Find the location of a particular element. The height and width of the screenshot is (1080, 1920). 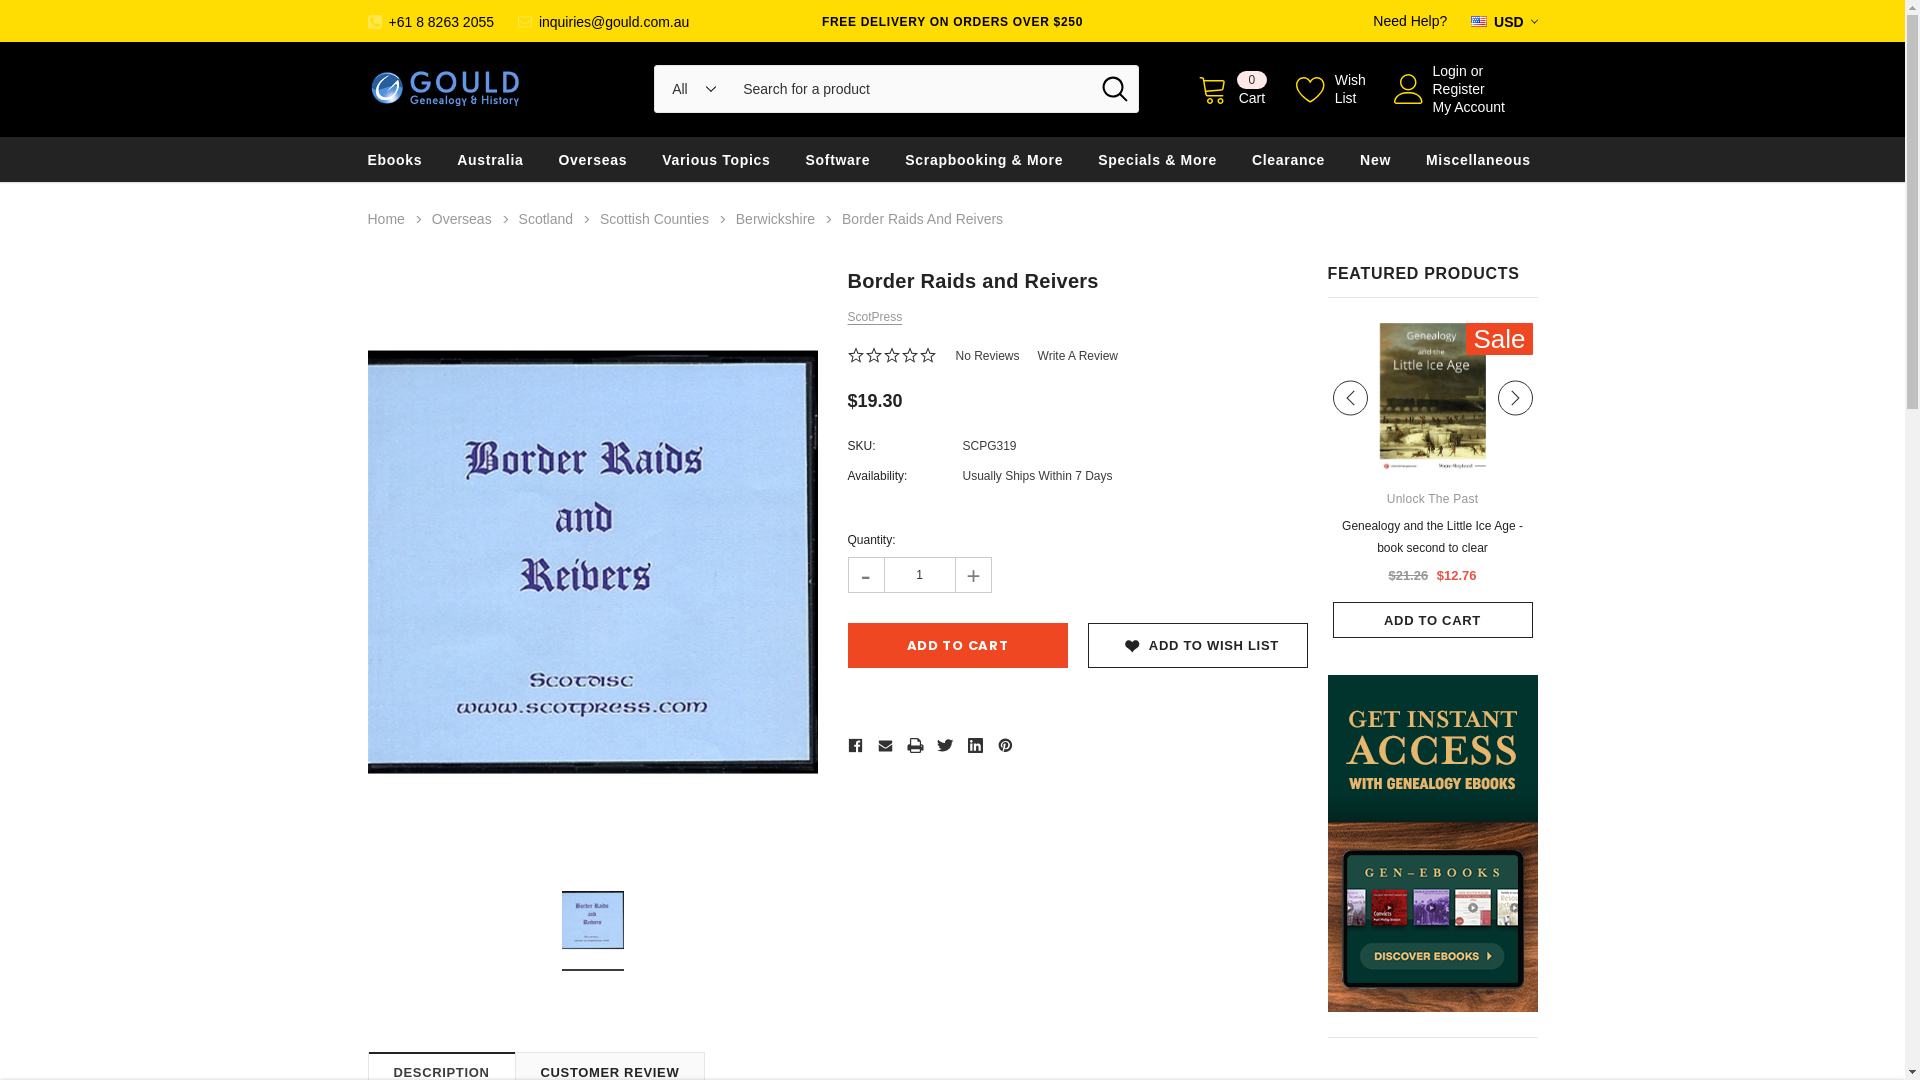

'New' is located at coordinates (1359, 158).